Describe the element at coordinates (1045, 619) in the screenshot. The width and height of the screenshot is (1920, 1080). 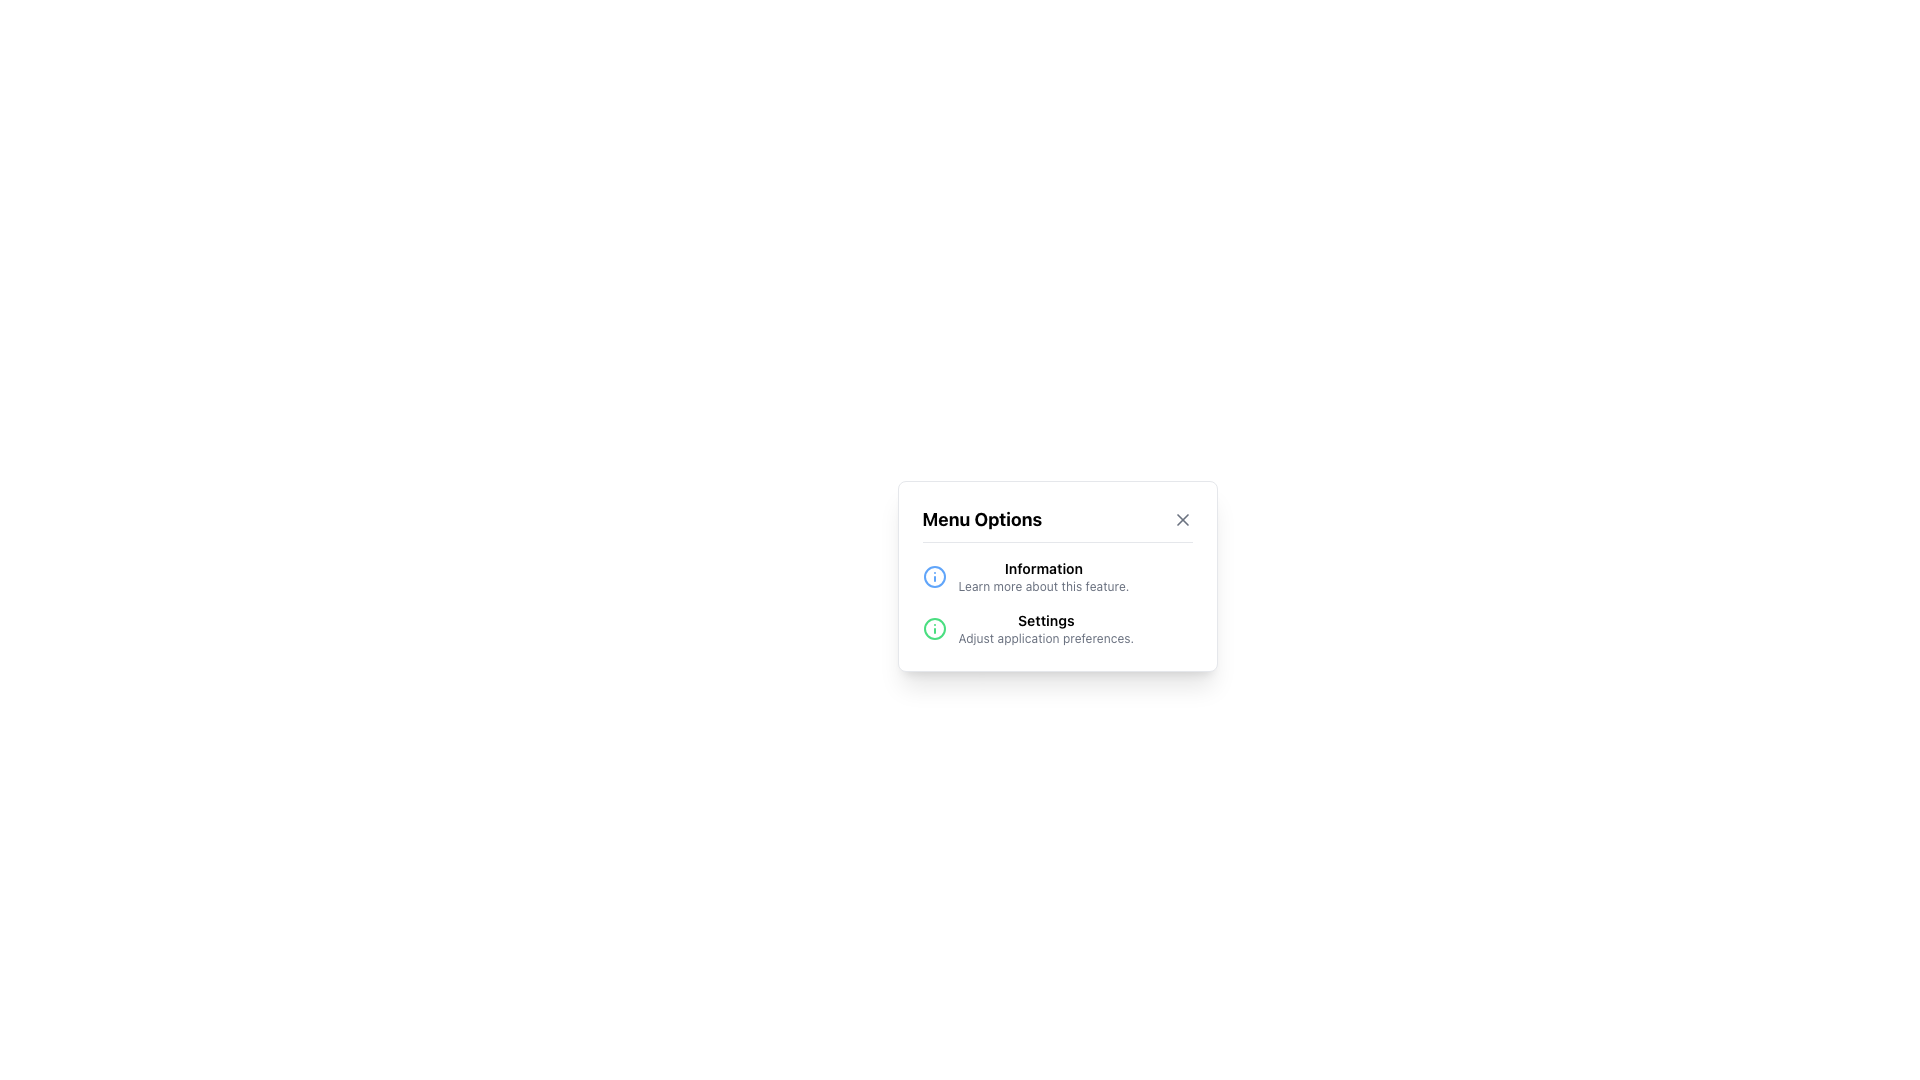
I see `the 'Settings' text label, which is bolded and slightly larger than neighboring text, displayed in dark gray against a light background, centrally located below the 'Menu Options' heading` at that location.